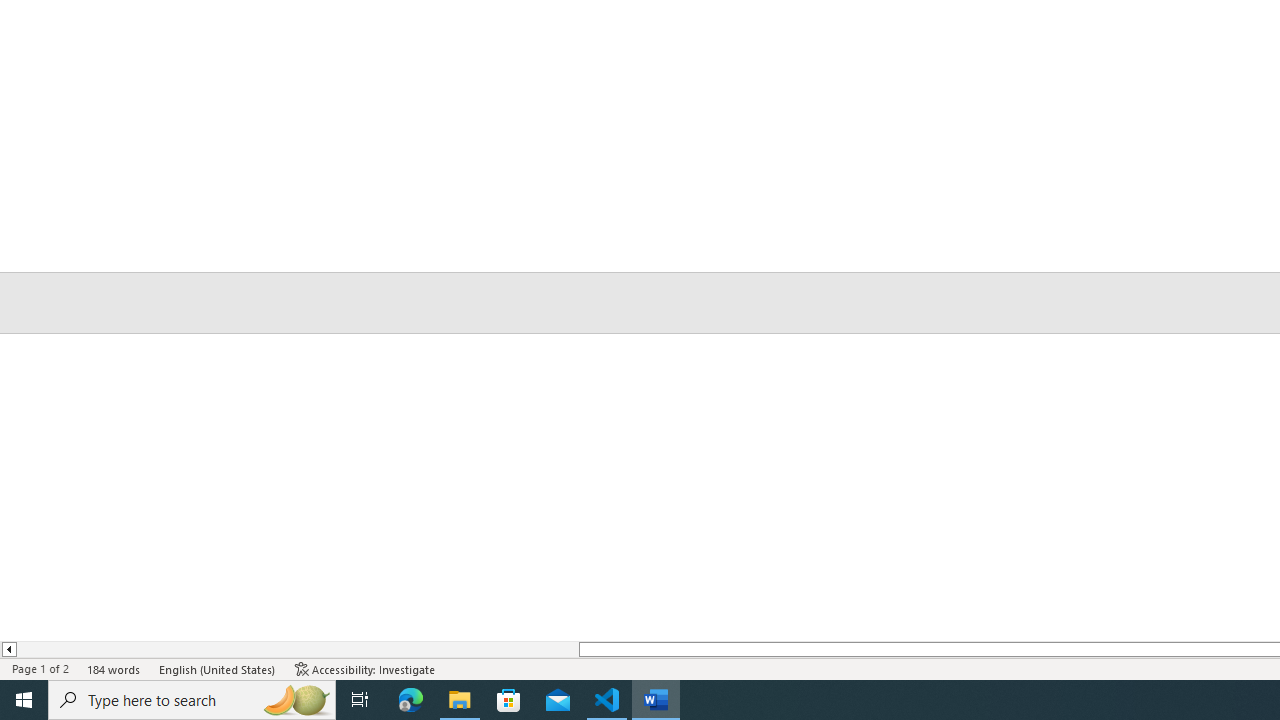 This screenshot has height=720, width=1280. Describe the element at coordinates (40, 669) in the screenshot. I see `'Page Number Page 1 of 2'` at that location.